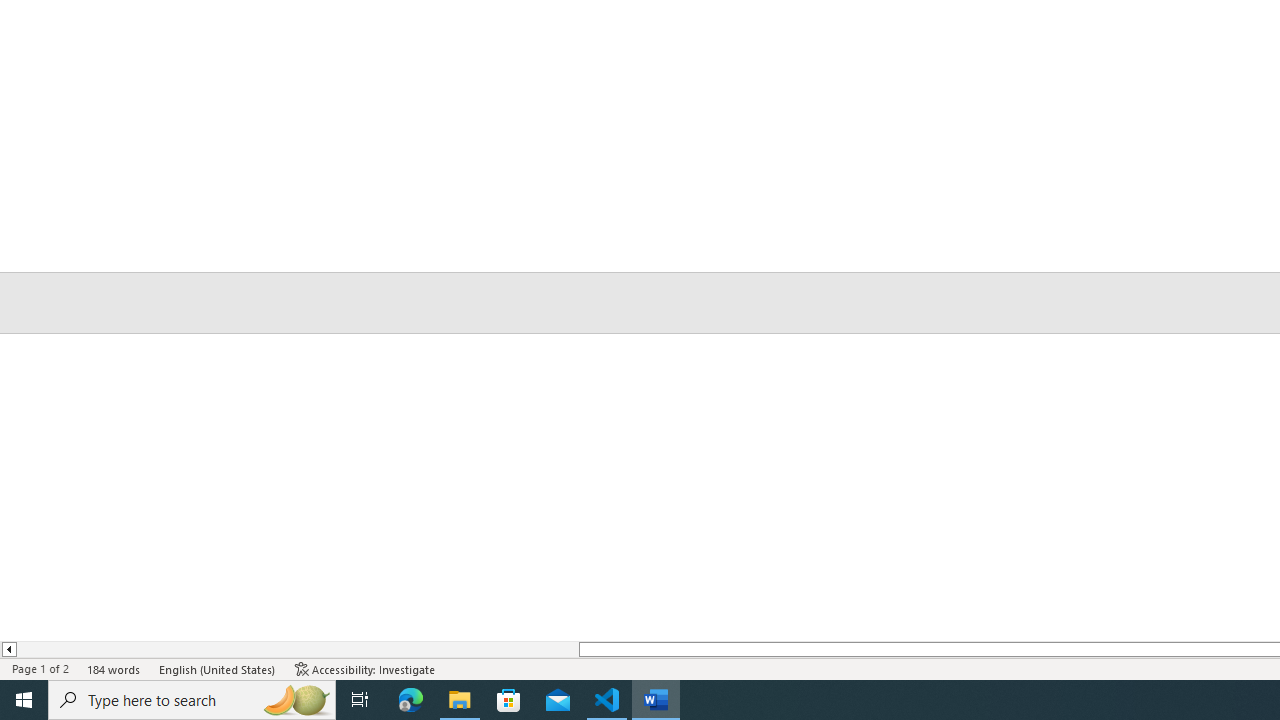 This screenshot has height=720, width=1280. Describe the element at coordinates (40, 669) in the screenshot. I see `'Page Number Page 1 of 2'` at that location.